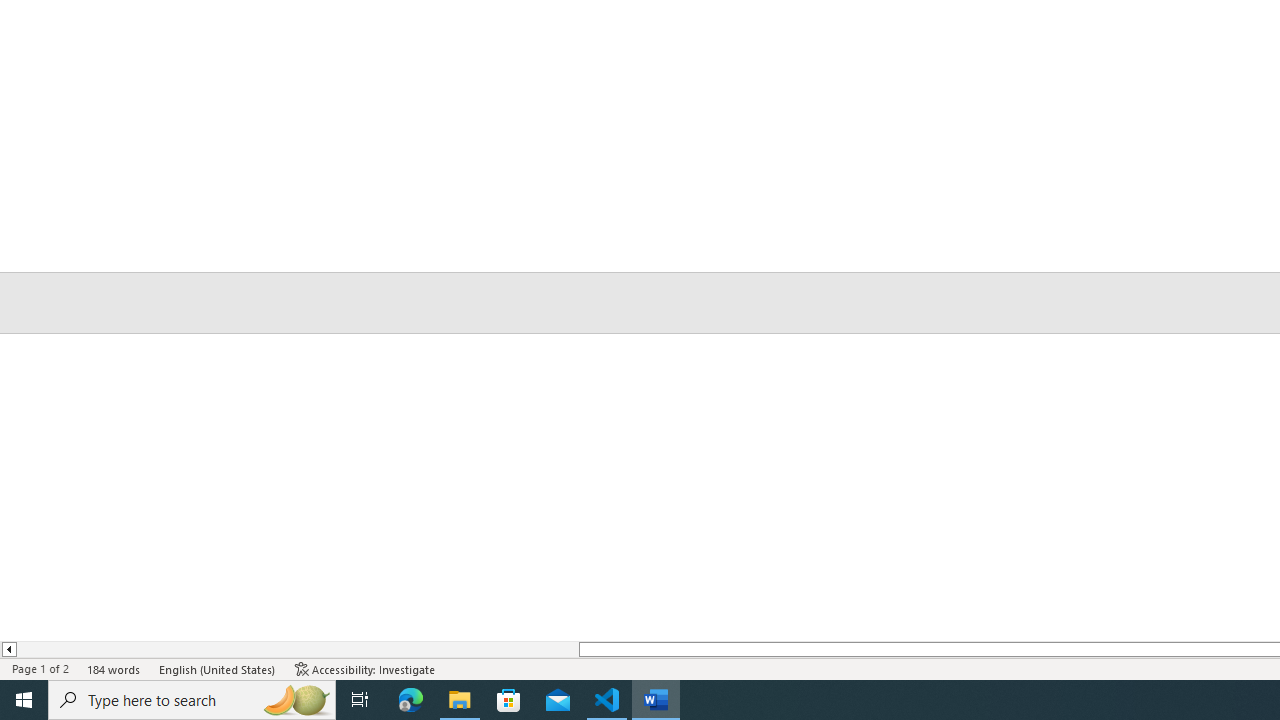 This screenshot has height=720, width=1280. Describe the element at coordinates (40, 669) in the screenshot. I see `'Page Number Page 1 of 2'` at that location.